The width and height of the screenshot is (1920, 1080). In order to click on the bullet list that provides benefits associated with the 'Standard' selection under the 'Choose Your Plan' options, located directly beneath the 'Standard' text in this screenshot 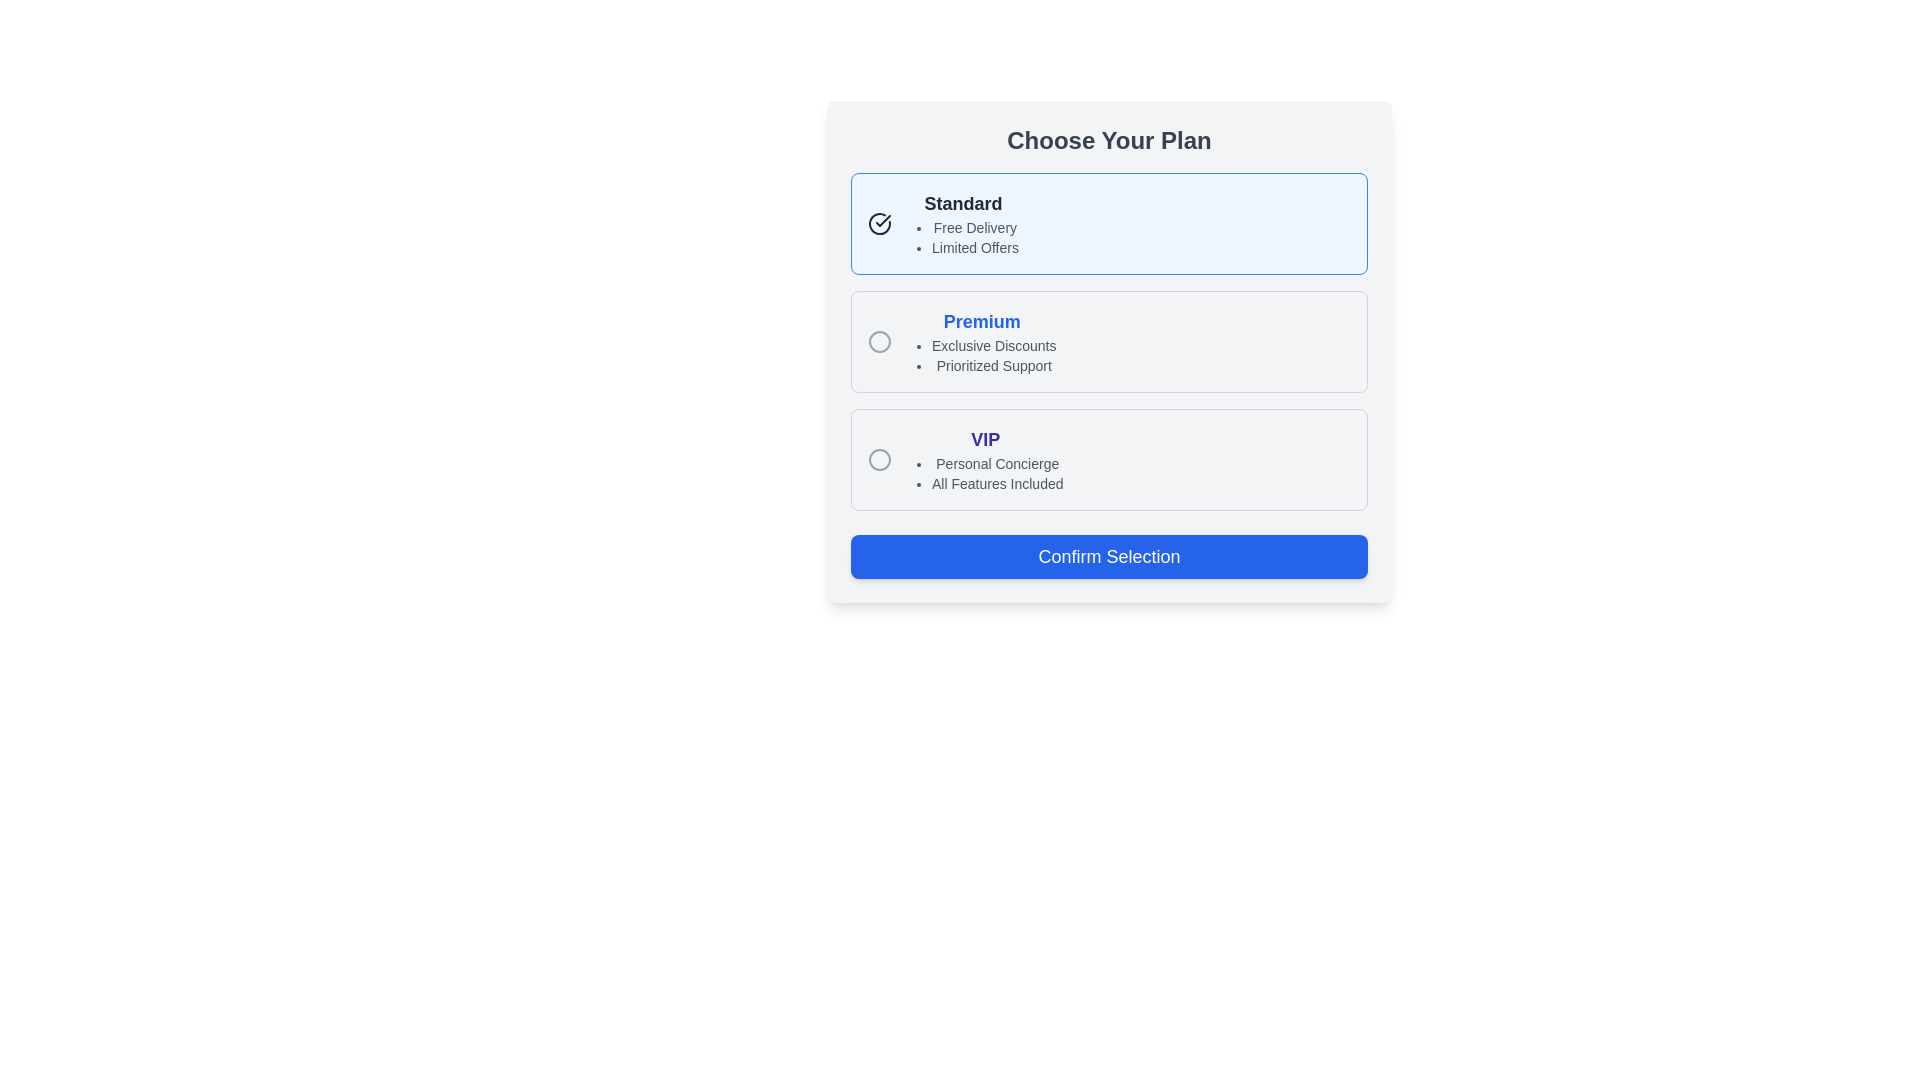, I will do `click(975, 237)`.